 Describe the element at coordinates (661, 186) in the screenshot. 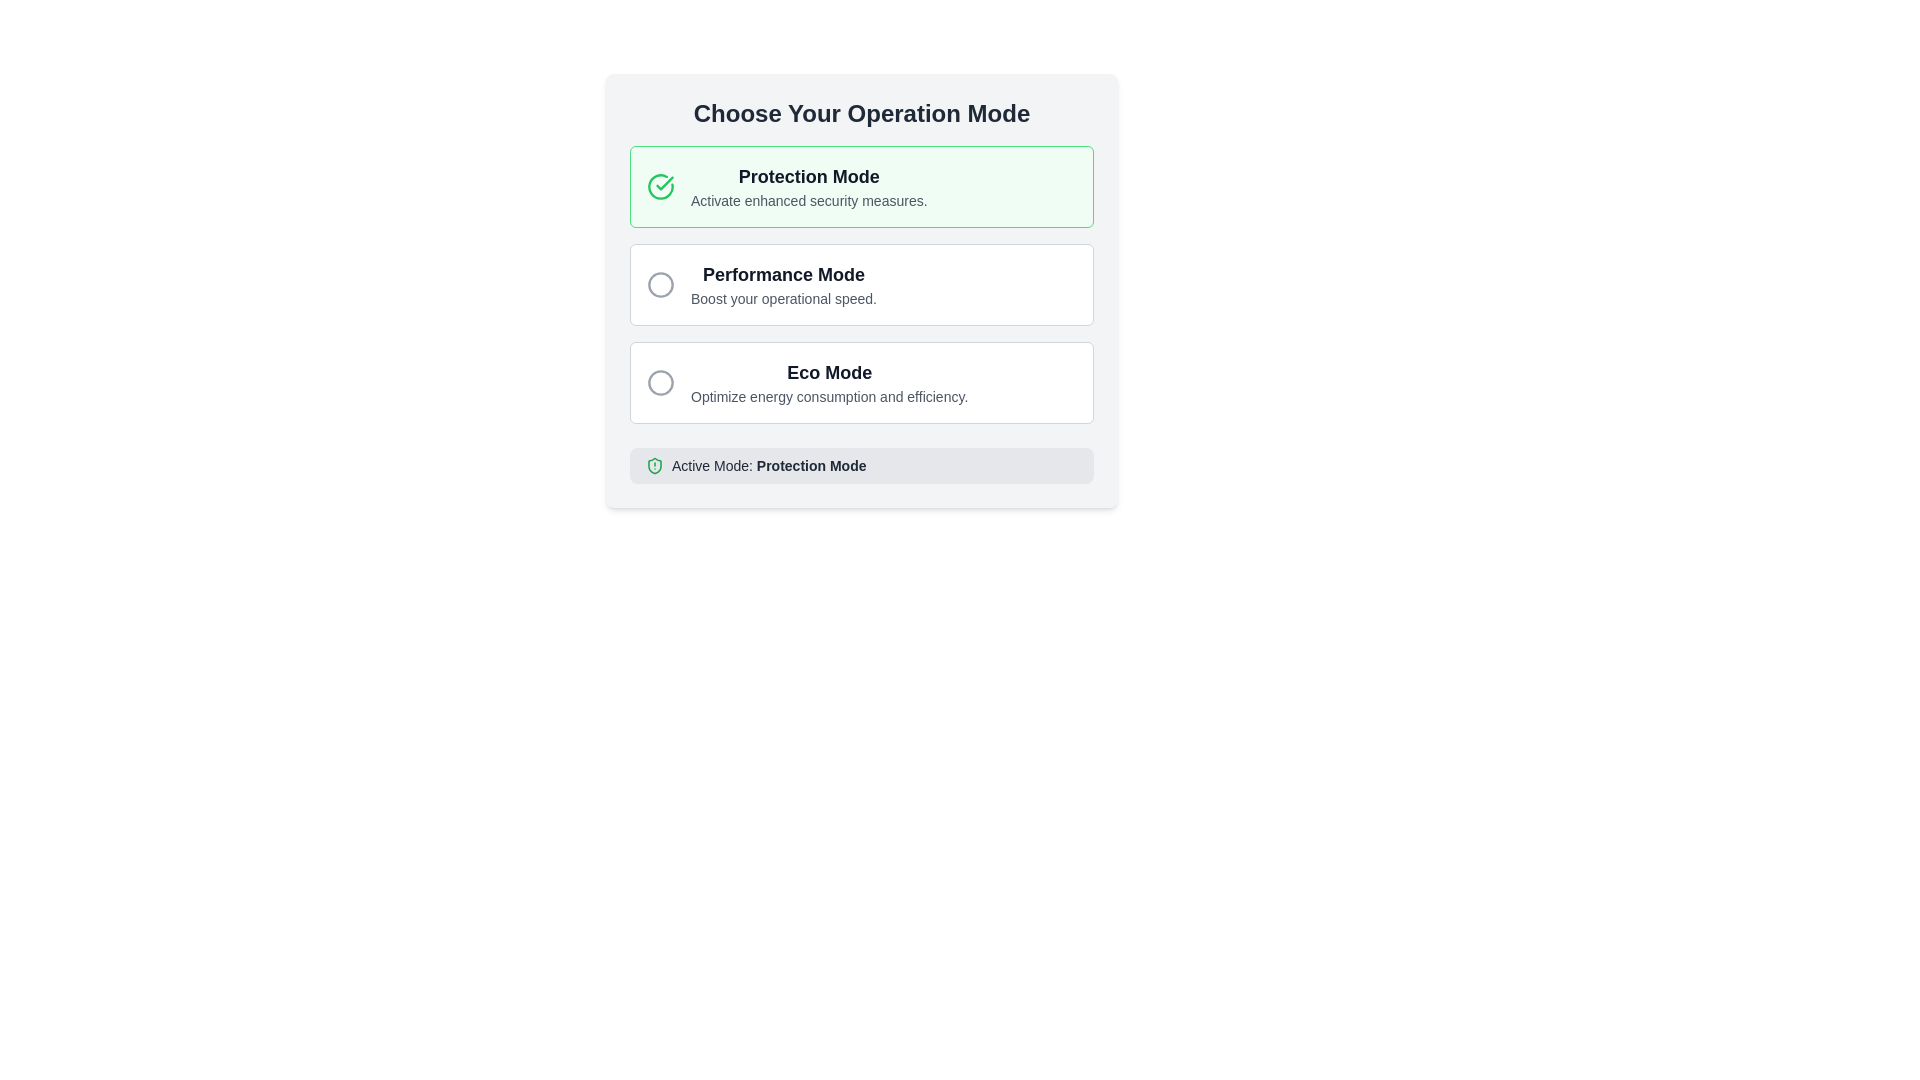

I see `the status update of the 'Protection Mode' selection indicator icon, which shows that this mode is currently active` at that location.